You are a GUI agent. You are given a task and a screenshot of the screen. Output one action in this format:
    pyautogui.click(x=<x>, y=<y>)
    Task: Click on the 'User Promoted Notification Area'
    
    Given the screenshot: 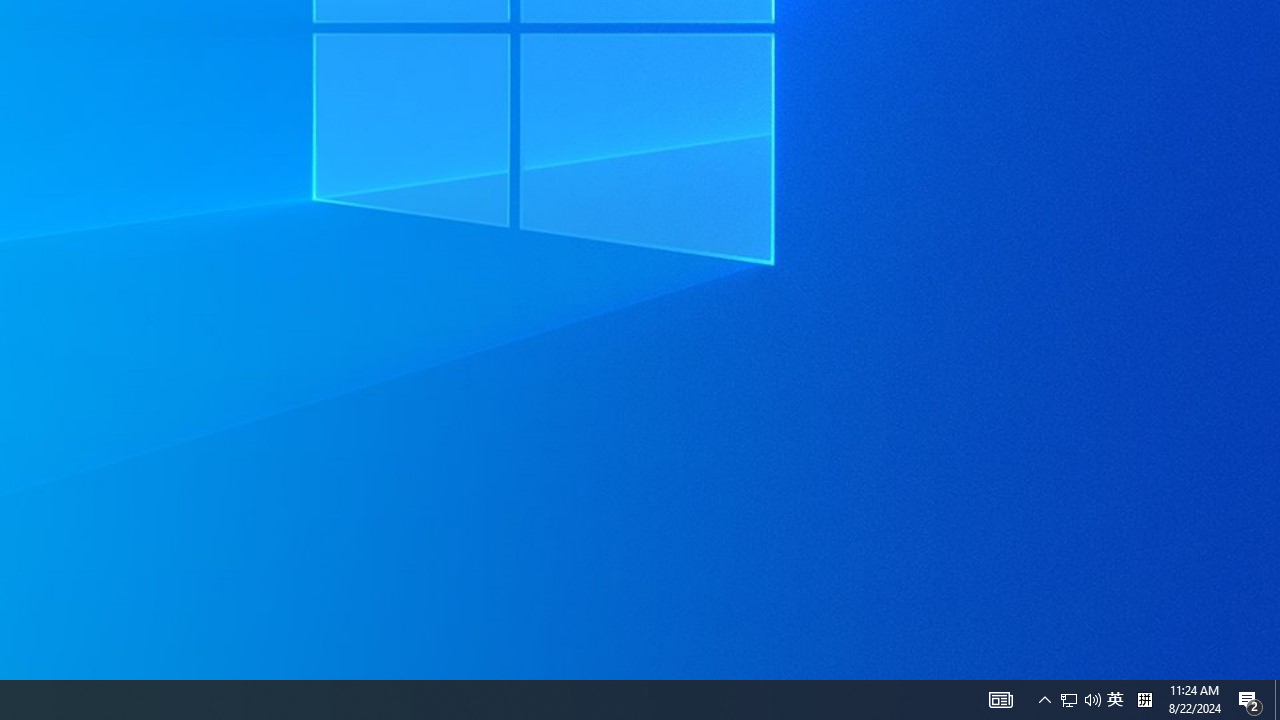 What is the action you would take?
    pyautogui.click(x=1114, y=698)
    